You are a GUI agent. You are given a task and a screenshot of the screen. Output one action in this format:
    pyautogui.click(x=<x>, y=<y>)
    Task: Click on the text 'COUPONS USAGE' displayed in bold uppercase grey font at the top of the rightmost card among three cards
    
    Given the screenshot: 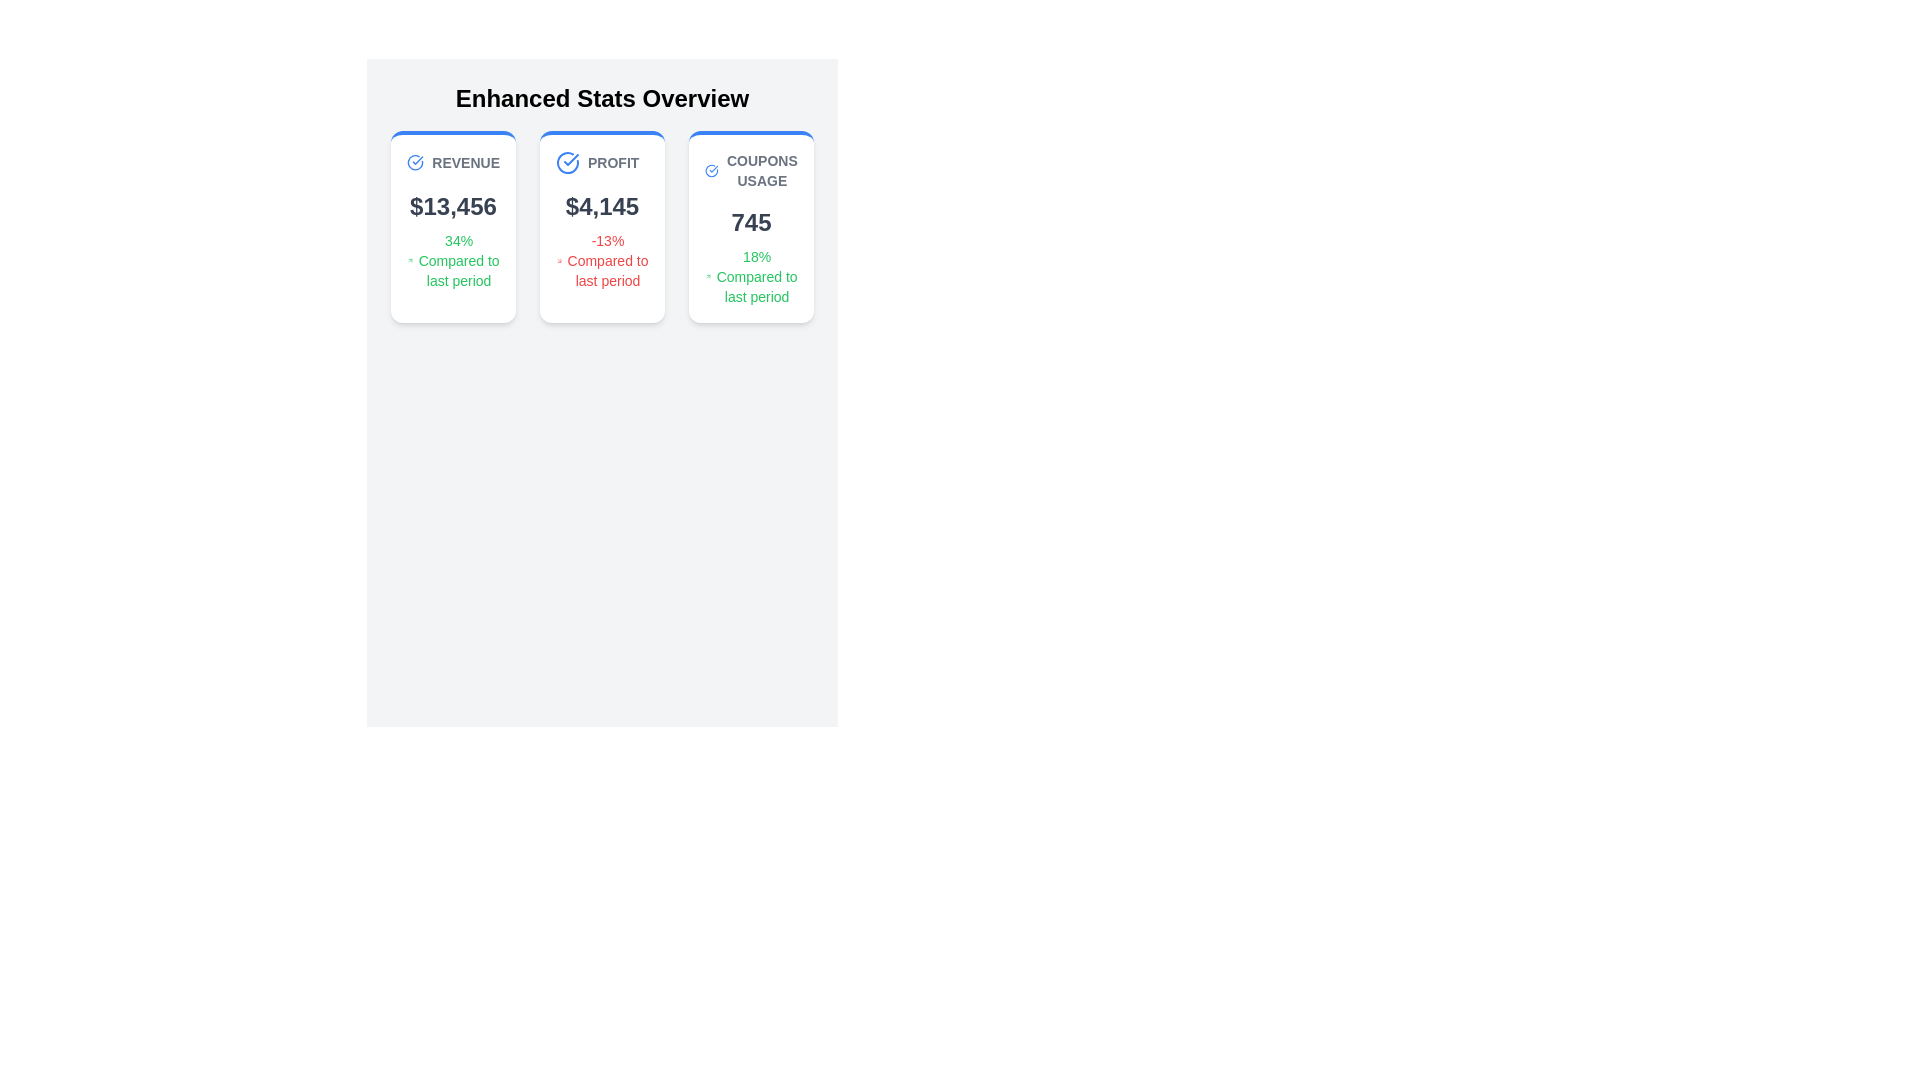 What is the action you would take?
    pyautogui.click(x=761, y=169)
    